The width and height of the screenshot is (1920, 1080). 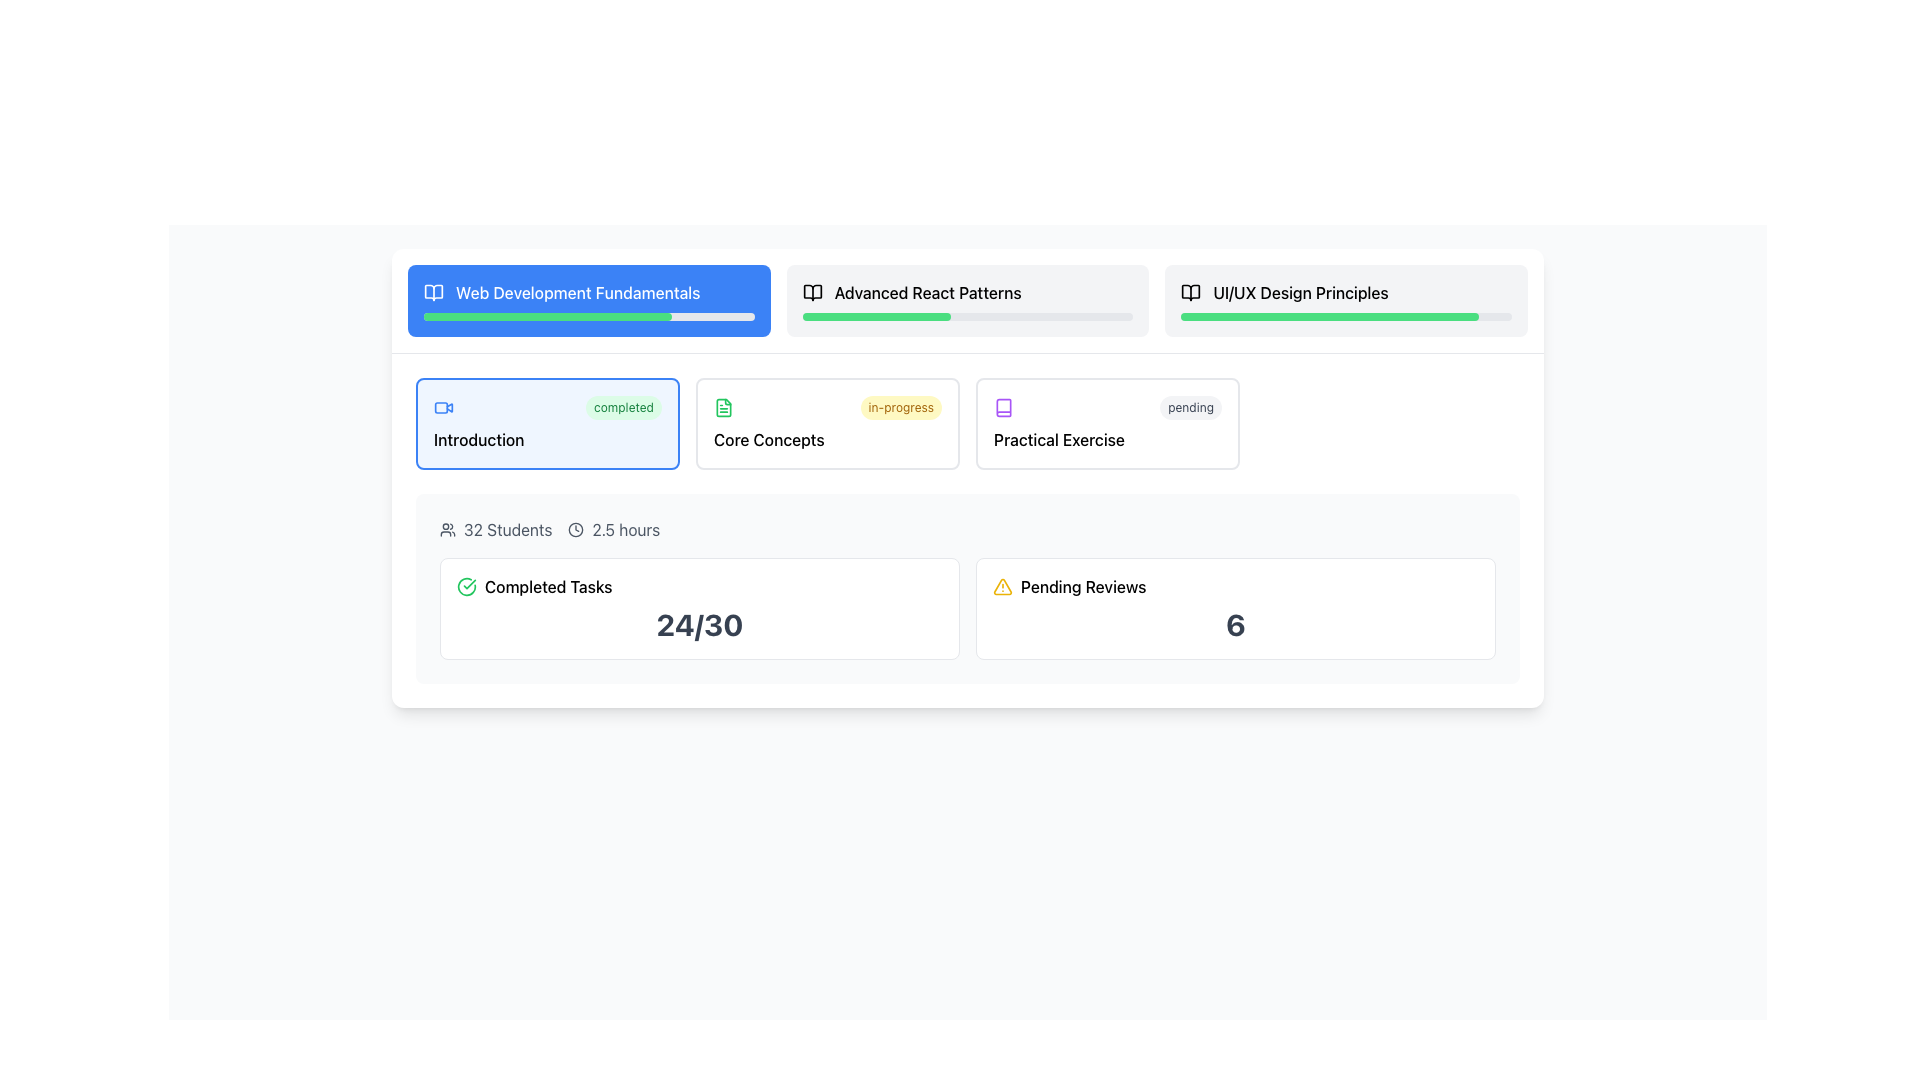 What do you see at coordinates (508, 528) in the screenshot?
I see `the text label displaying '32 Students' in black text, located below the title 'Web Development Fundamentals' and next to a user icon` at bounding box center [508, 528].